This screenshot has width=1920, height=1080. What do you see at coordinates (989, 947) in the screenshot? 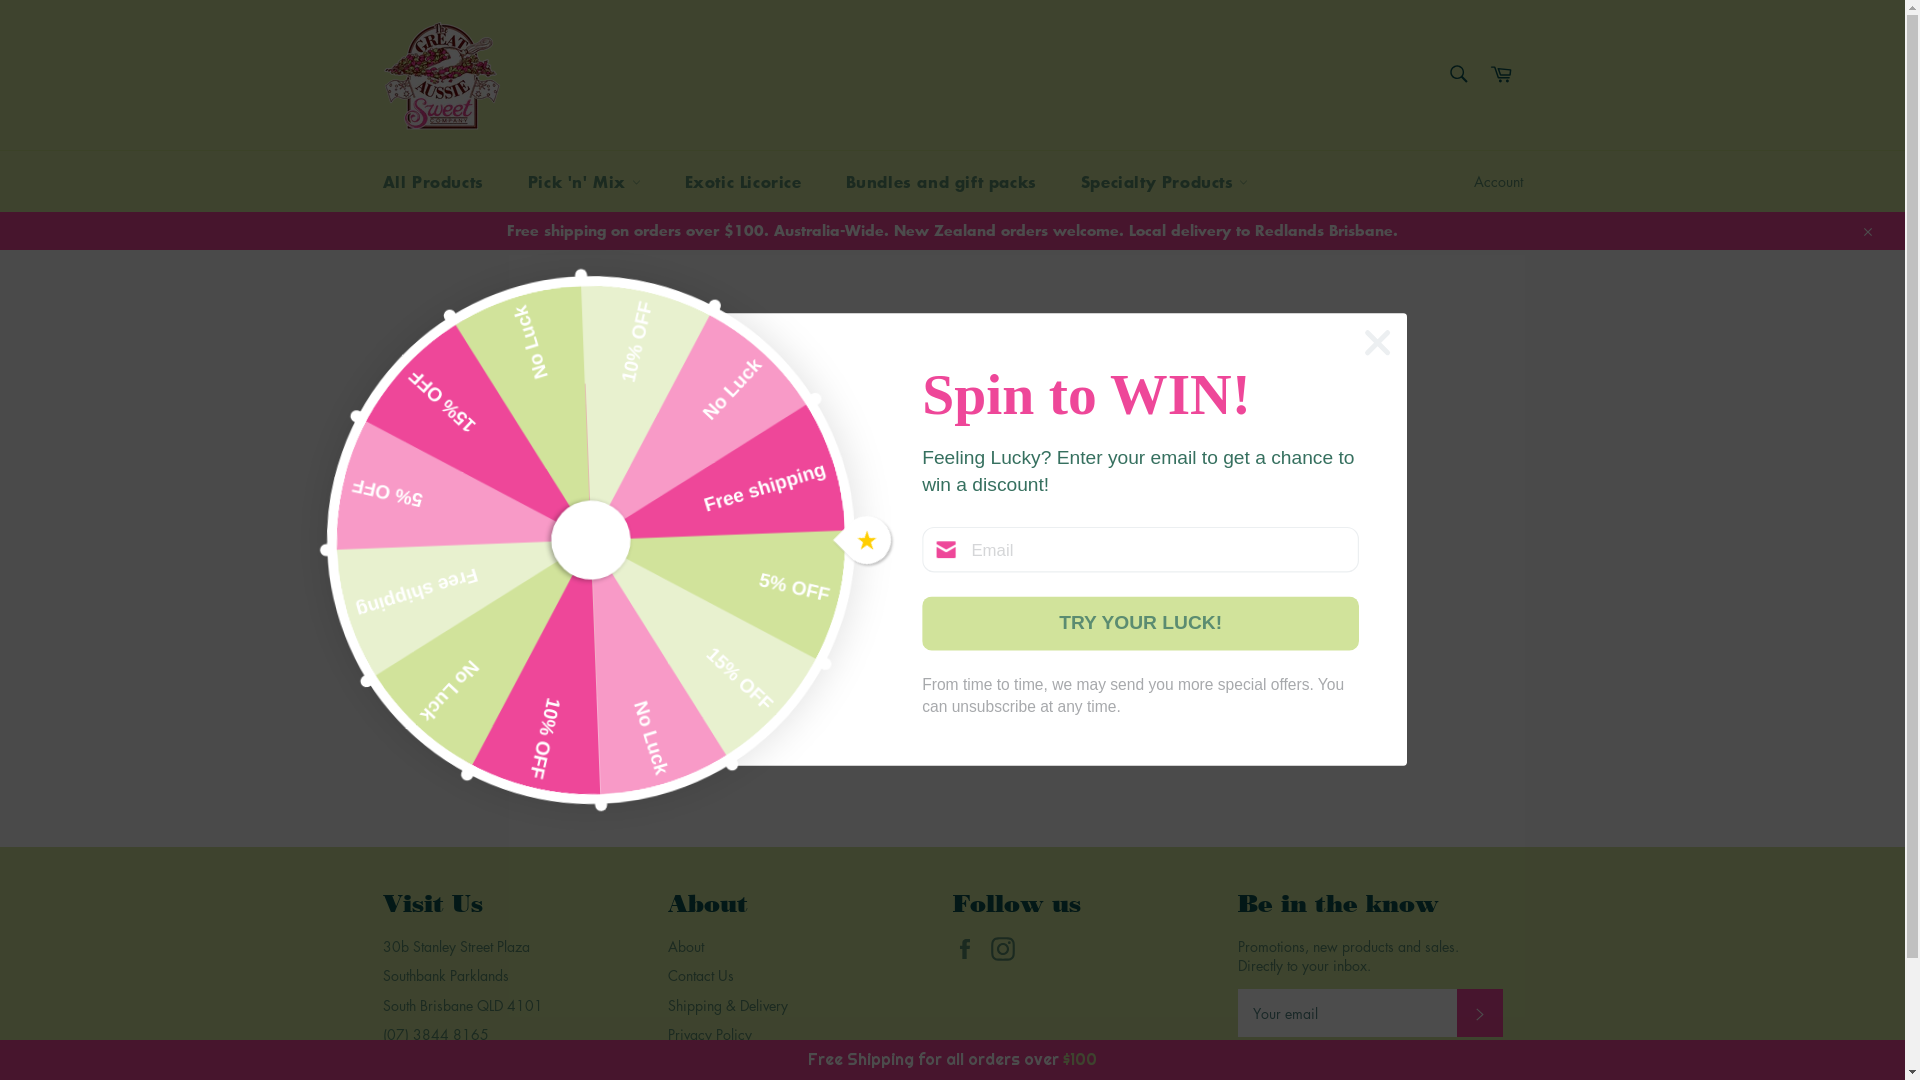
I see `'Instagram'` at bounding box center [989, 947].